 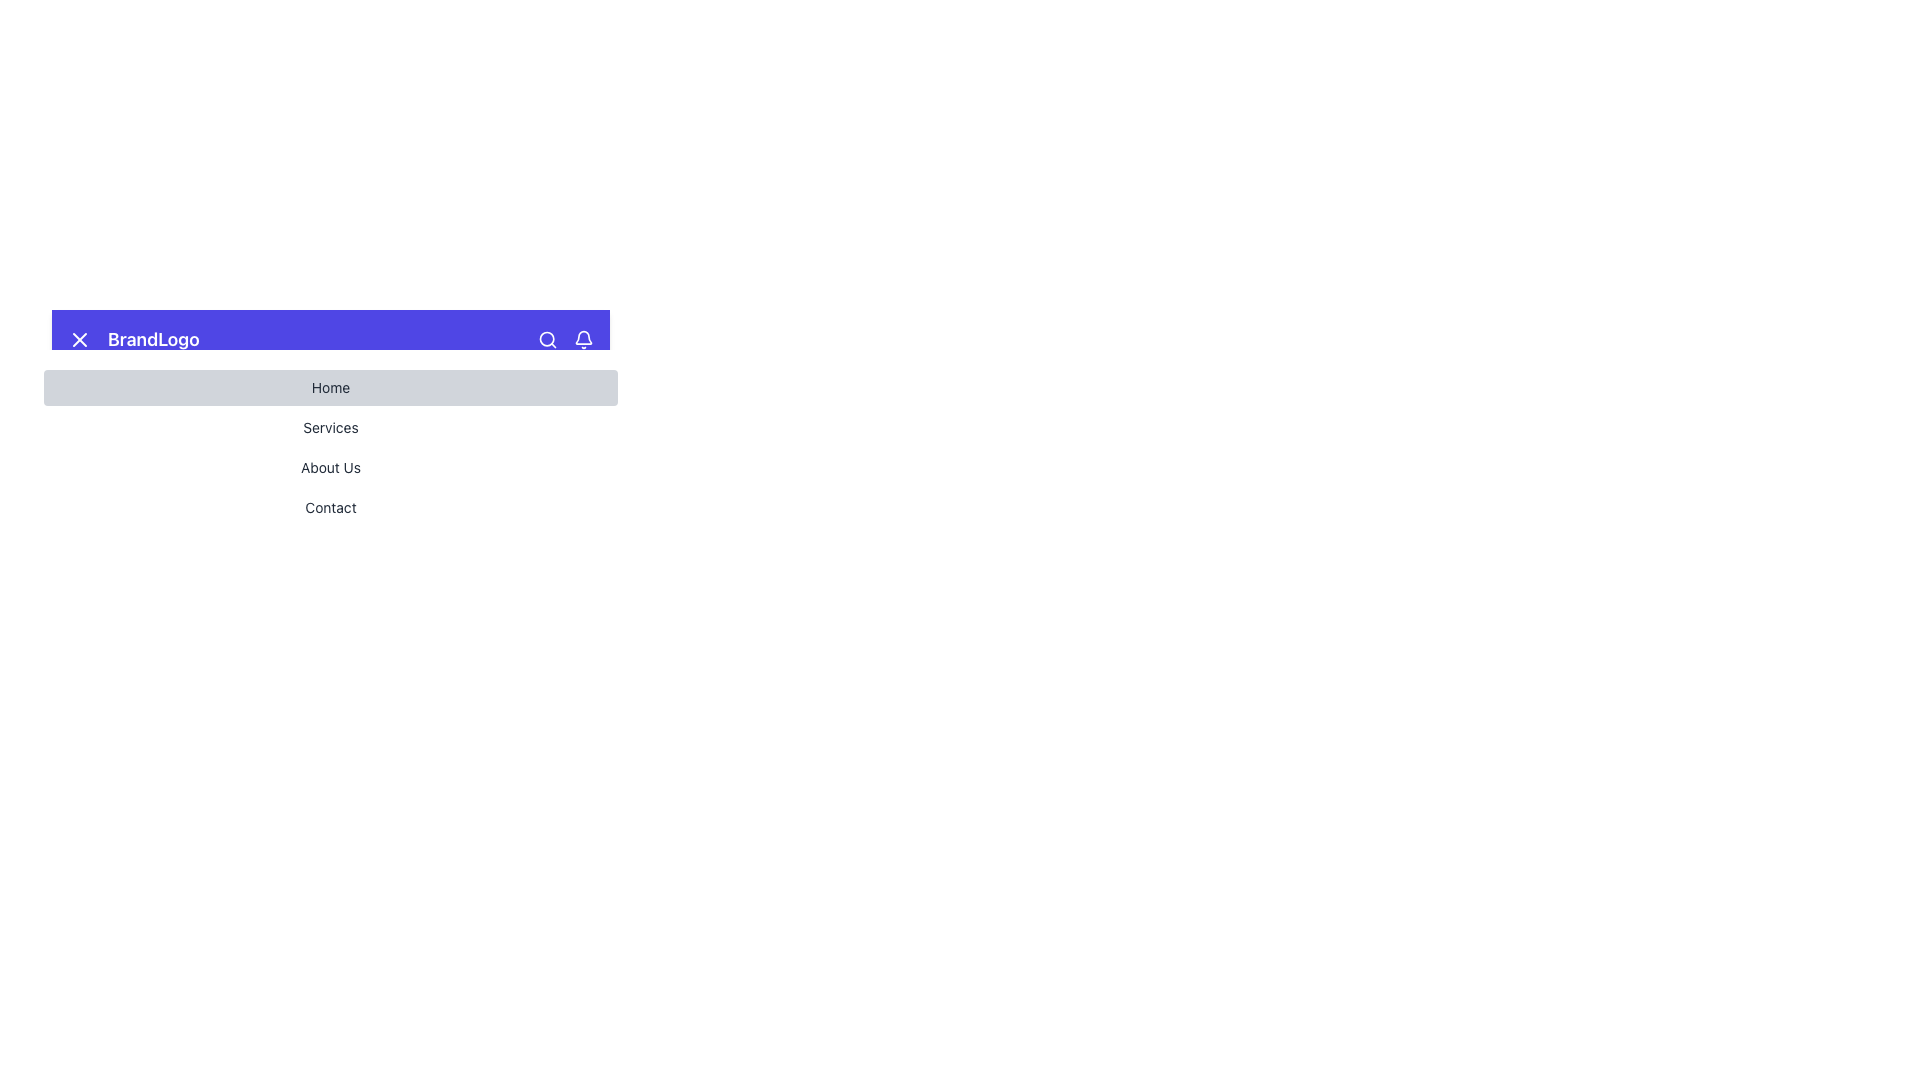 What do you see at coordinates (331, 507) in the screenshot?
I see `the 'Contact' button in the vertical menu` at bounding box center [331, 507].